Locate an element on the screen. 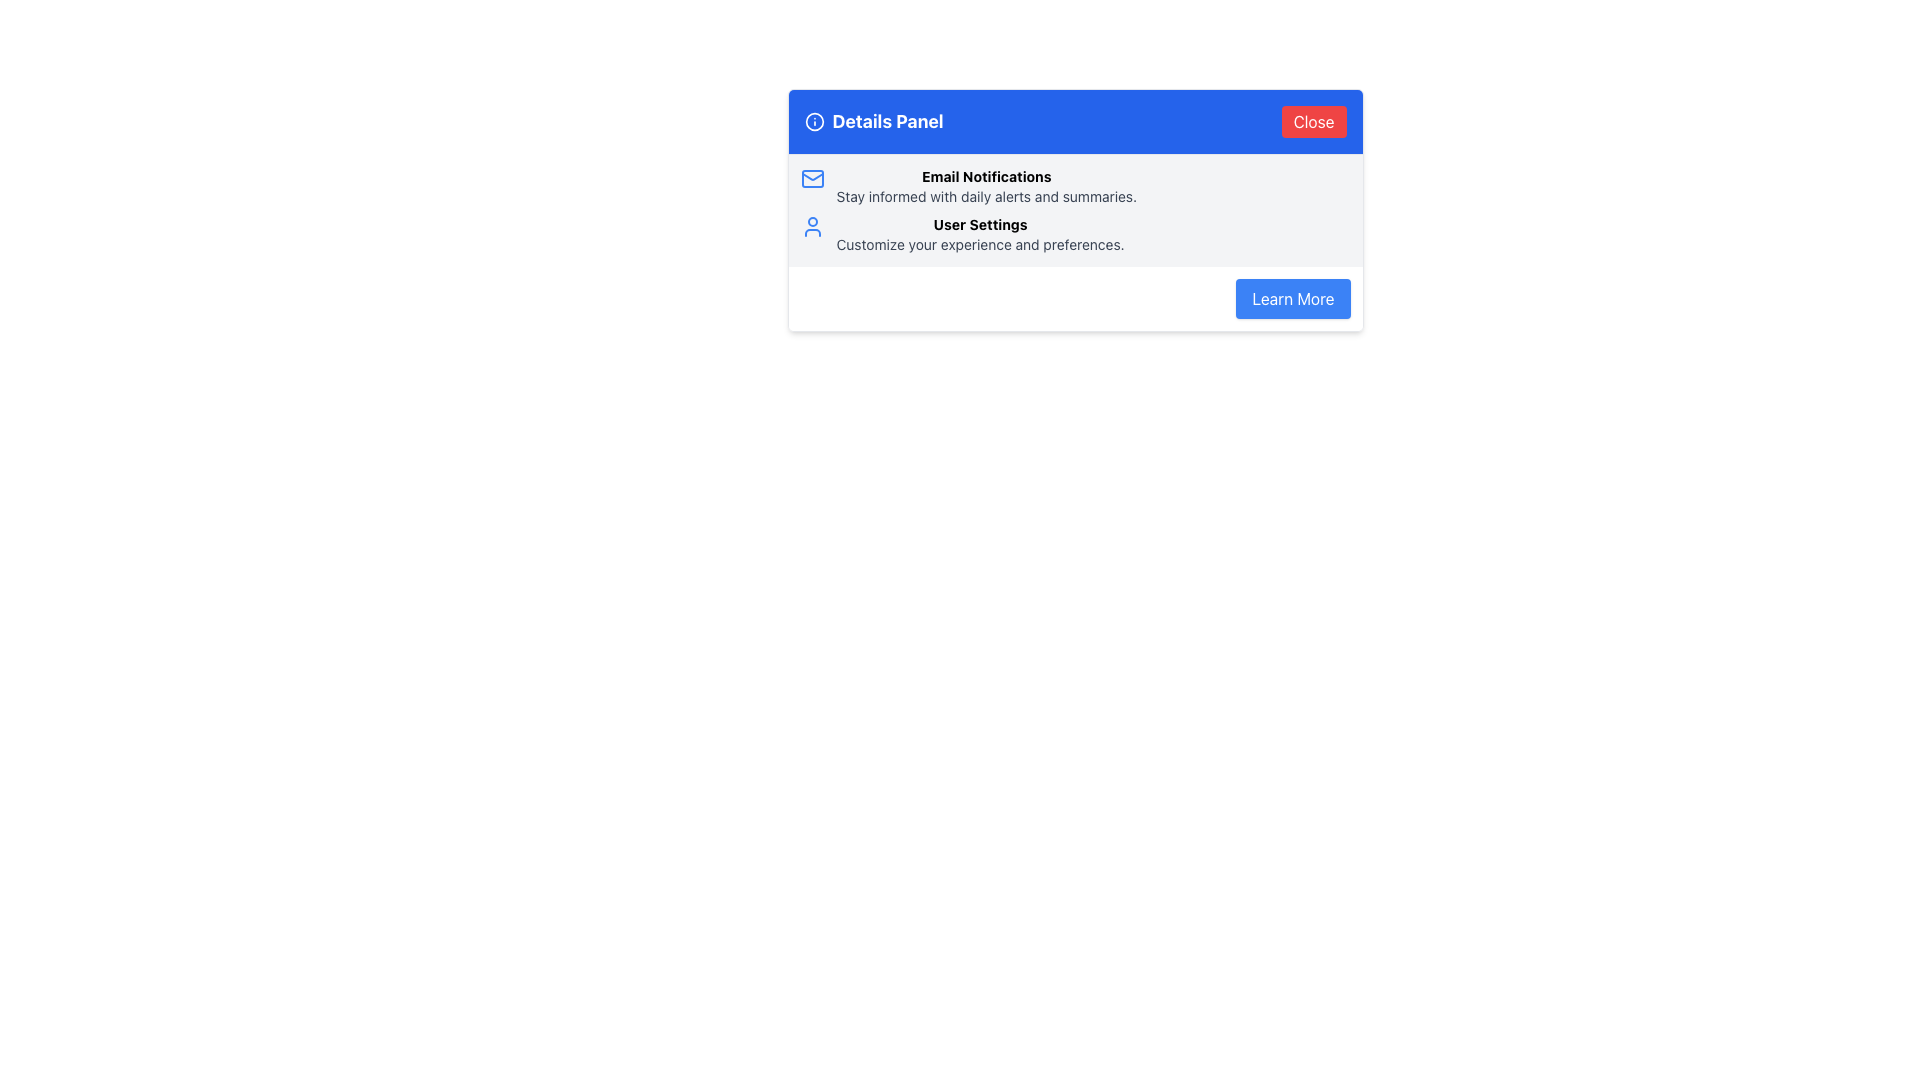 The image size is (1920, 1080). the circular informational icon with an 'i' symbol located to the left of the 'Details Panel' text is located at coordinates (814, 122).